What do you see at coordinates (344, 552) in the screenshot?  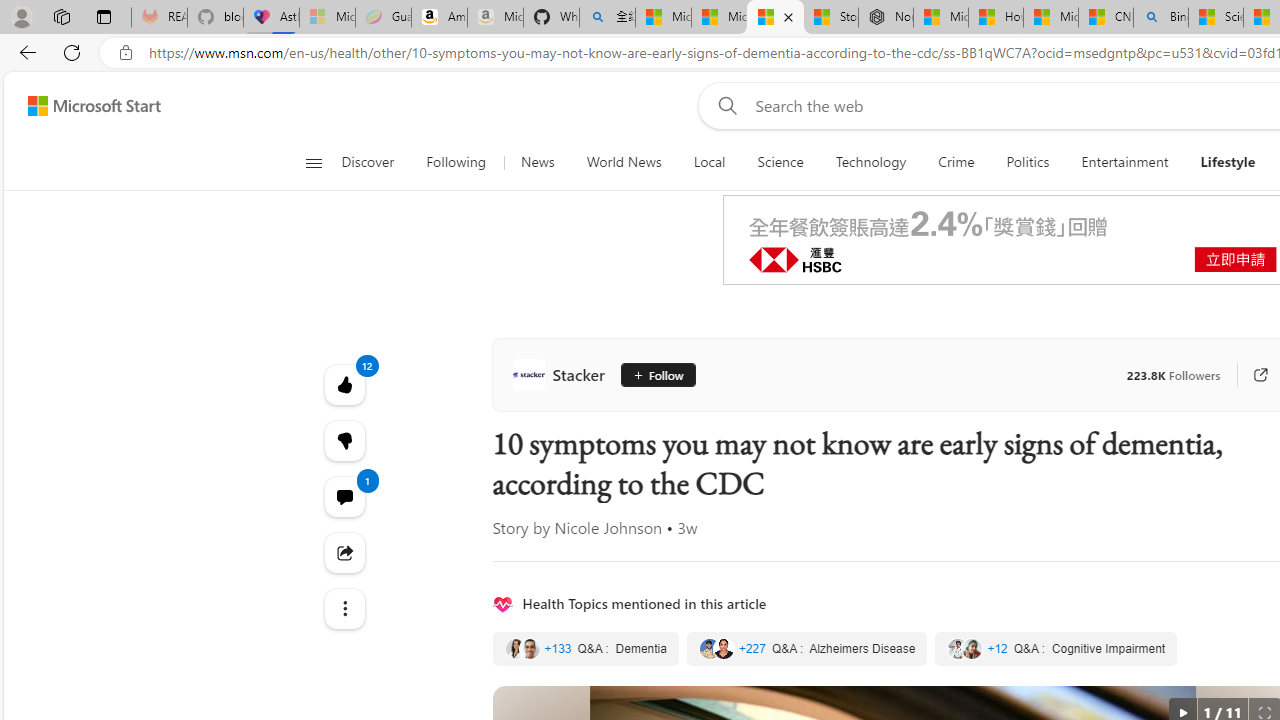 I see `'Share this story'` at bounding box center [344, 552].